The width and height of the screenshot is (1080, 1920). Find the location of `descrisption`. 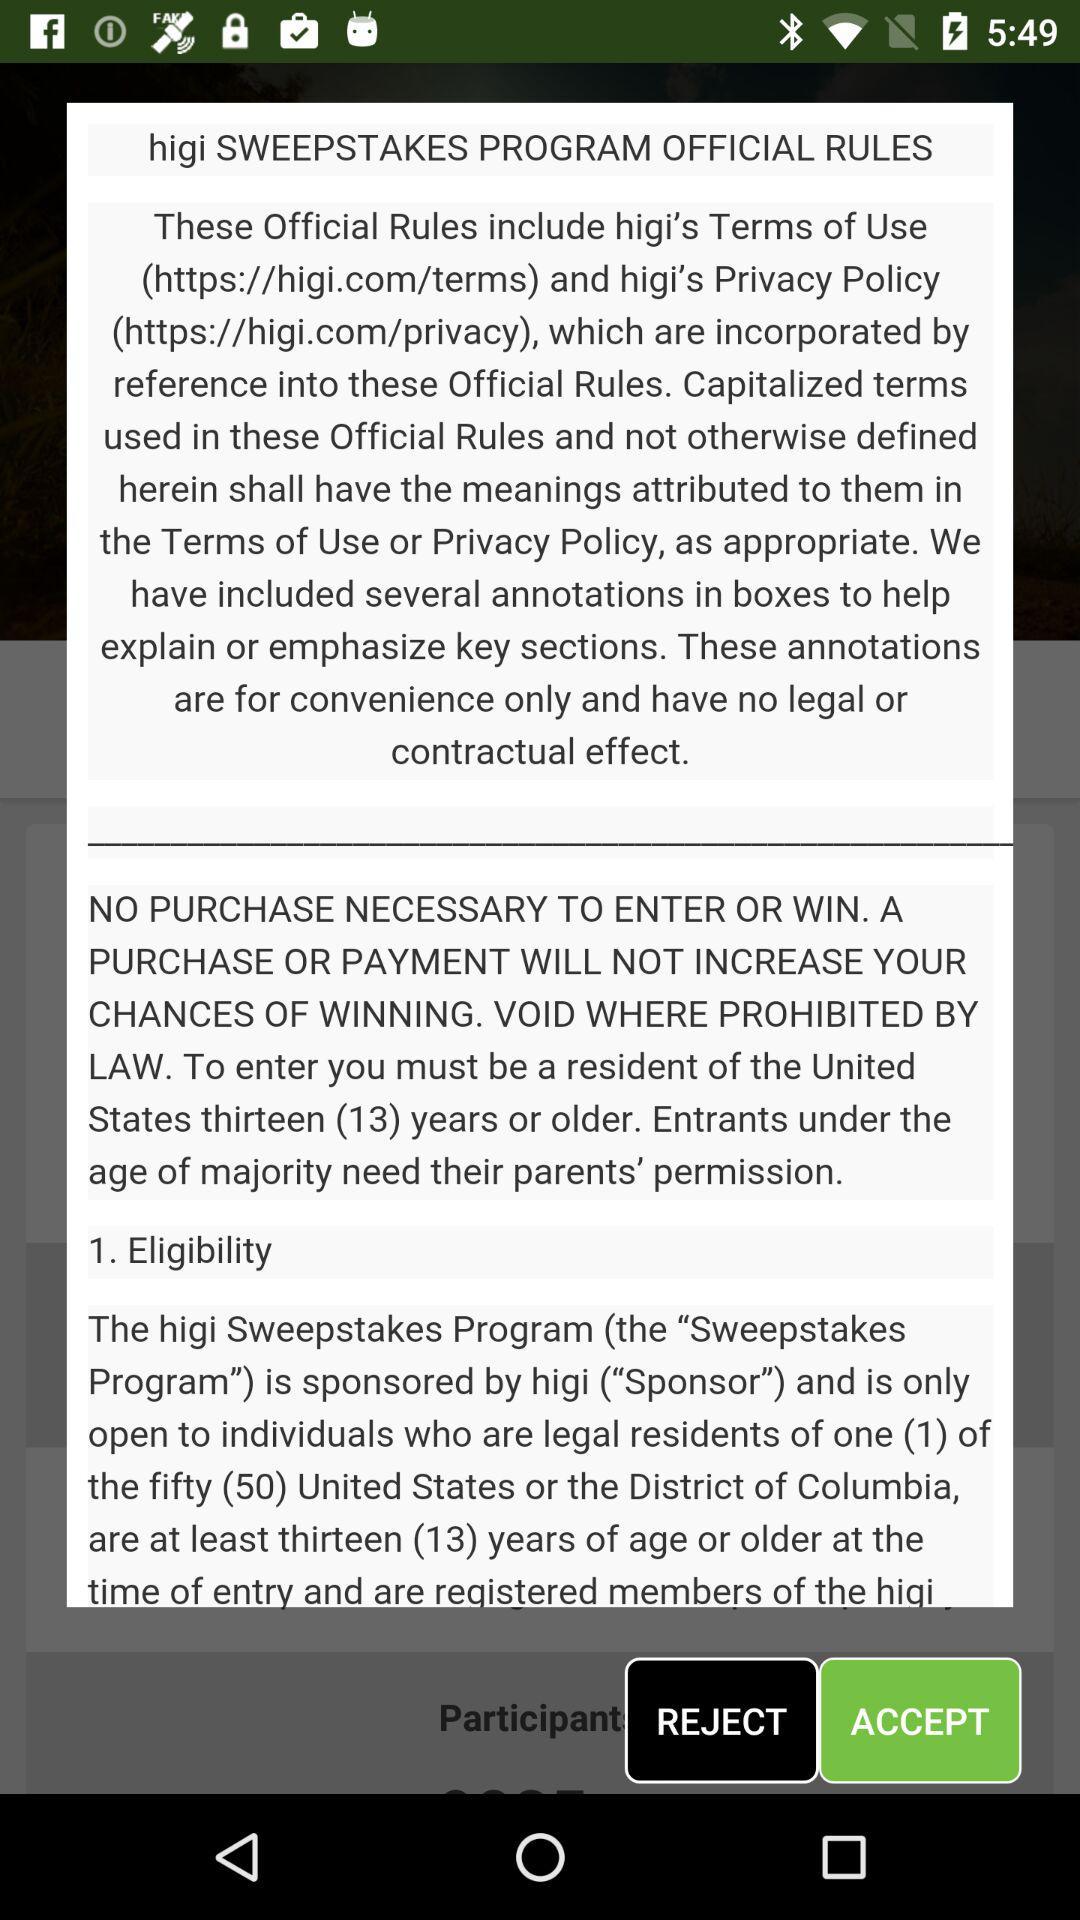

descrisption is located at coordinates (540, 854).